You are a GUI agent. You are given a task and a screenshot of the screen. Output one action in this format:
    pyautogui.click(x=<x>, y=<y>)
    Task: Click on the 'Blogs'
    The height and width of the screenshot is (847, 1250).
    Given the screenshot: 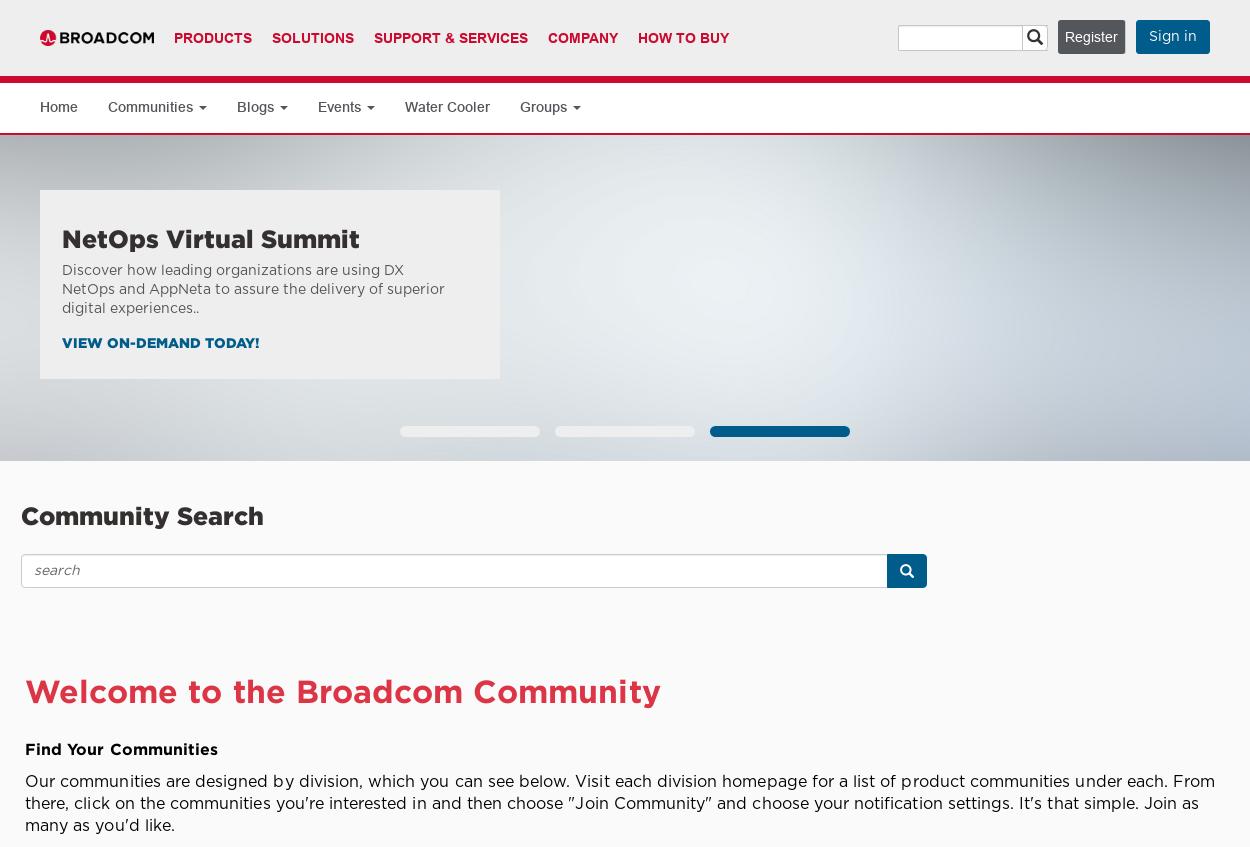 What is the action you would take?
    pyautogui.click(x=255, y=107)
    